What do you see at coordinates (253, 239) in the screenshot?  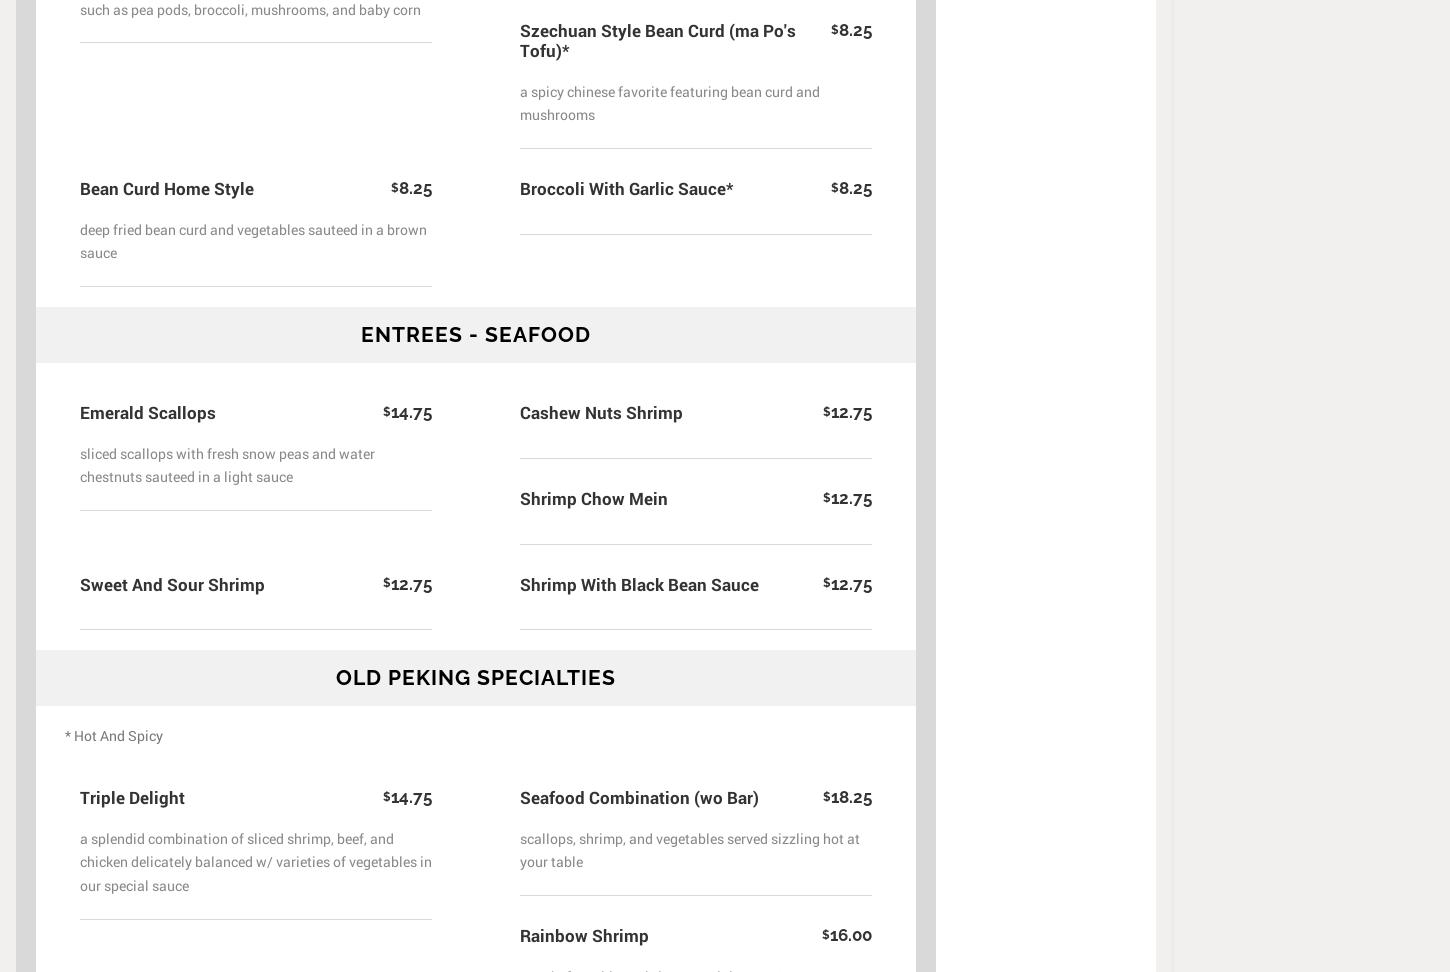 I see `'deep fried bean curd and vegetables sauteed in a brown sauce'` at bounding box center [253, 239].